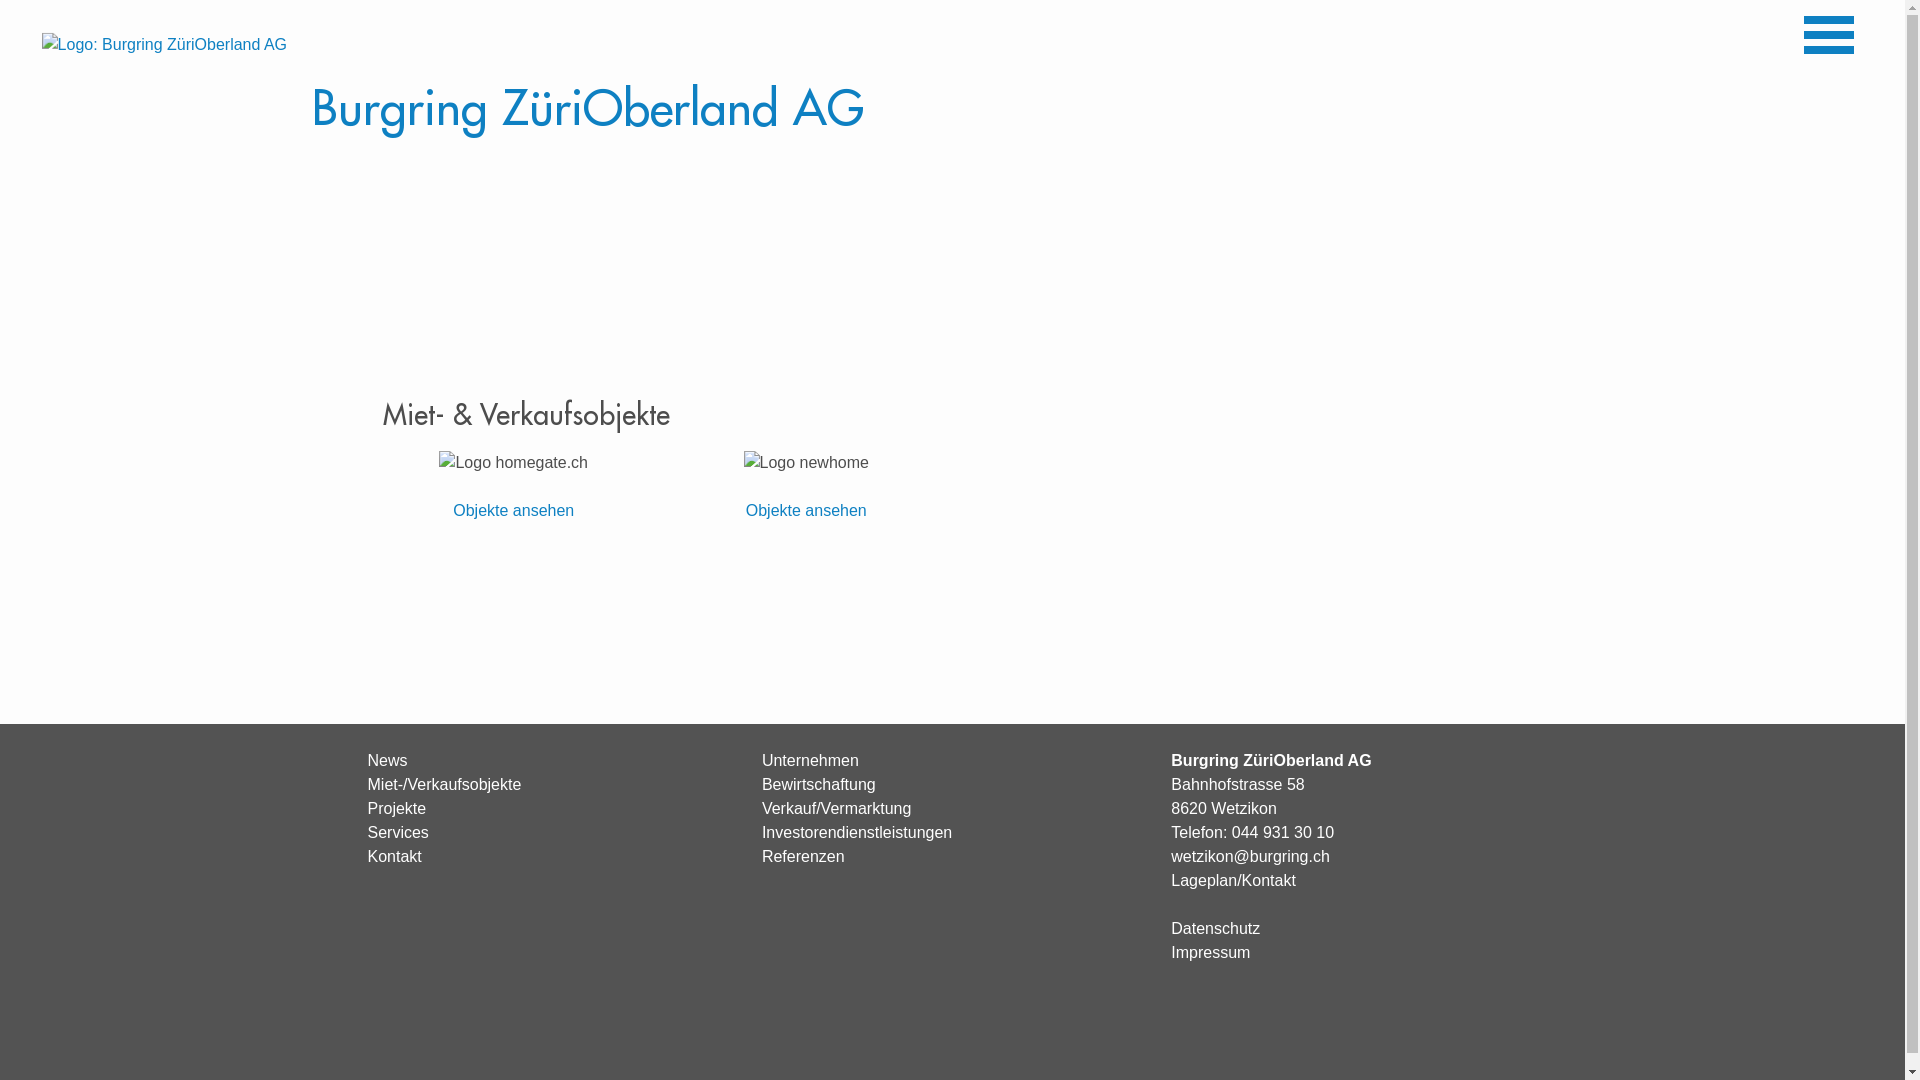 Image resolution: width=1920 pixels, height=1080 pixels. Describe the element at coordinates (761, 783) in the screenshot. I see `'Bewirtschaftung'` at that location.